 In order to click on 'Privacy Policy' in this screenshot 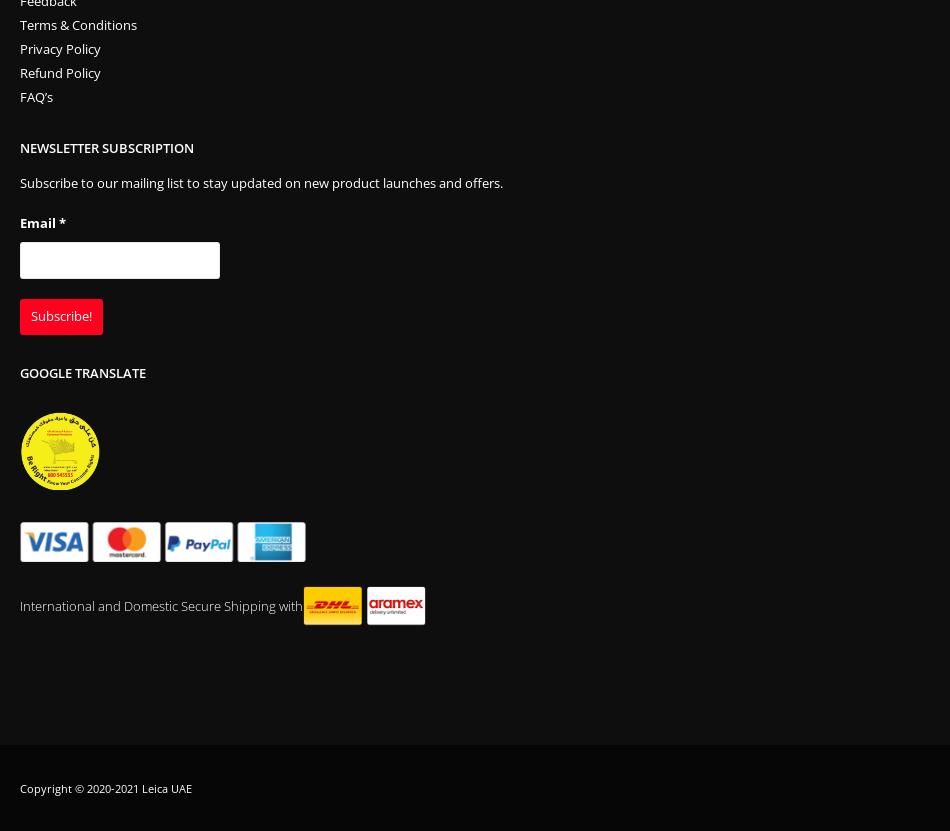, I will do `click(60, 48)`.